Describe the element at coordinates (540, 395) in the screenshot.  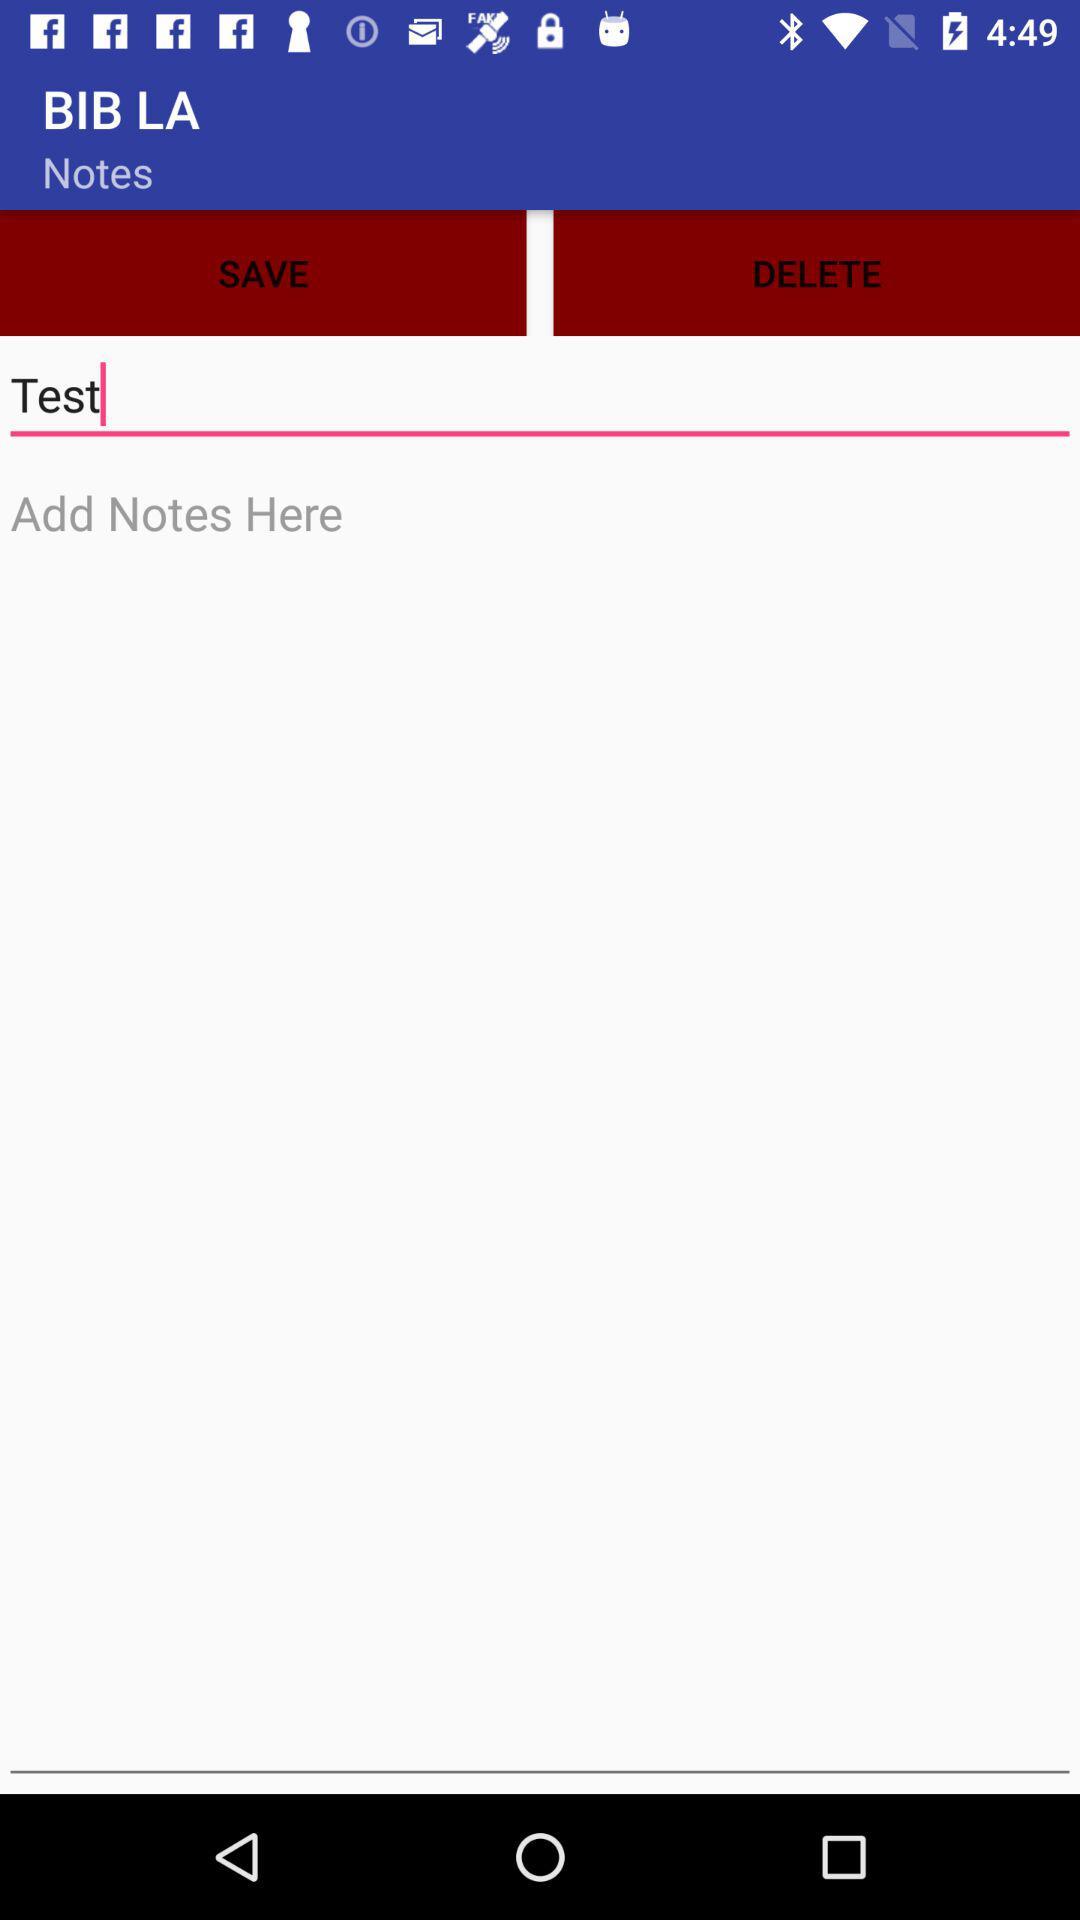
I see `test item` at that location.